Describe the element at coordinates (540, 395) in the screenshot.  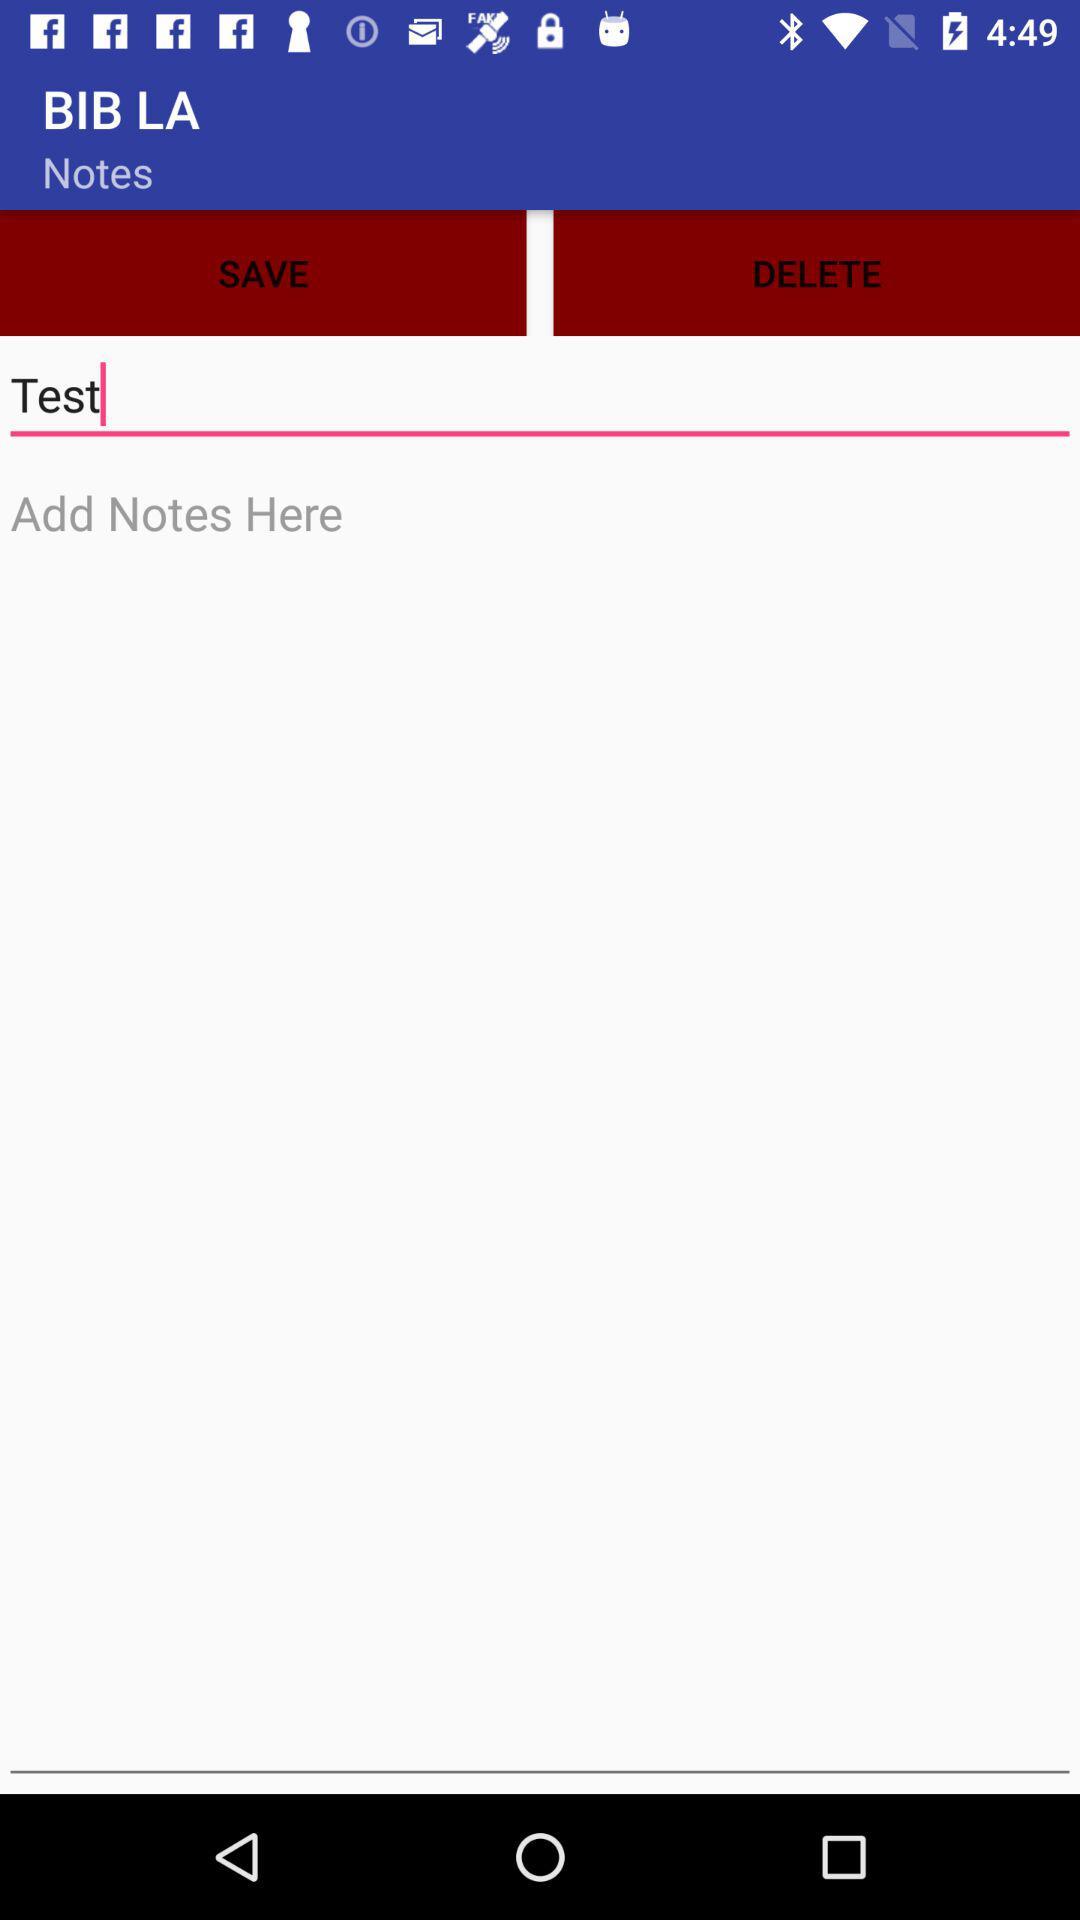
I see `test item` at that location.